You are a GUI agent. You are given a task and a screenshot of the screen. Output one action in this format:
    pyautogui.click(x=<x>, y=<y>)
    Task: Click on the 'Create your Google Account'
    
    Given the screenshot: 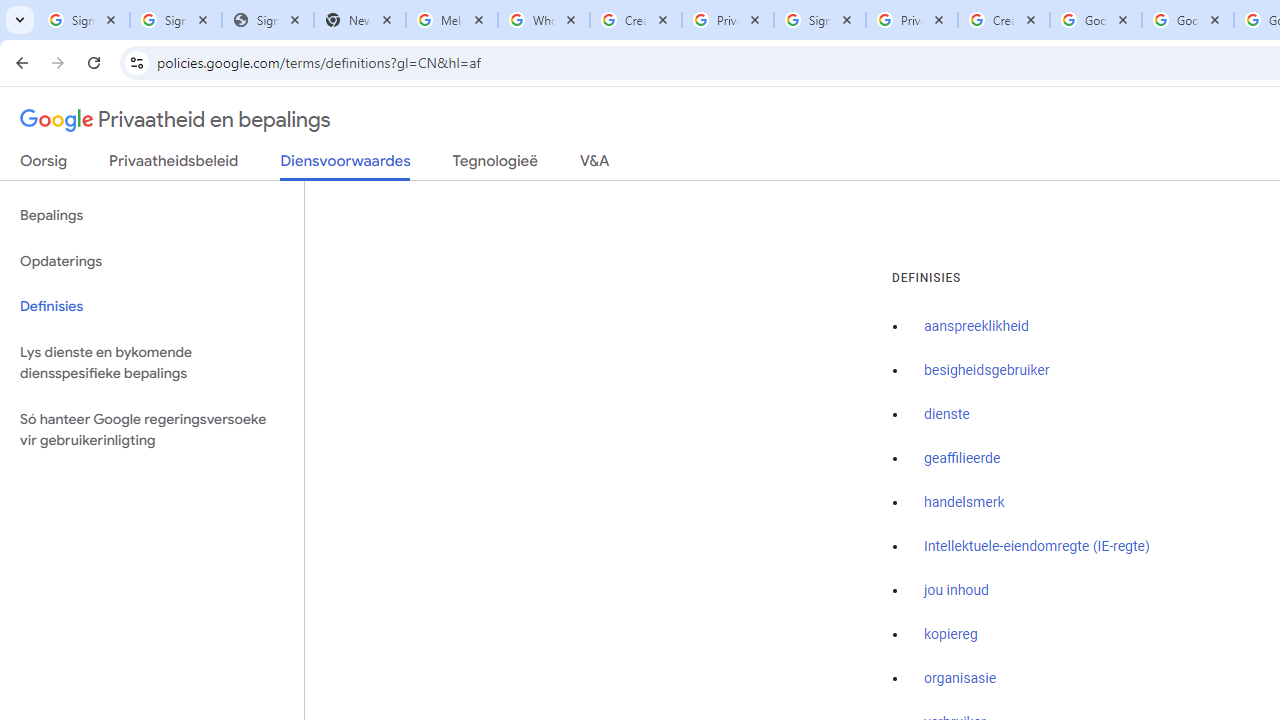 What is the action you would take?
    pyautogui.click(x=1003, y=20)
    